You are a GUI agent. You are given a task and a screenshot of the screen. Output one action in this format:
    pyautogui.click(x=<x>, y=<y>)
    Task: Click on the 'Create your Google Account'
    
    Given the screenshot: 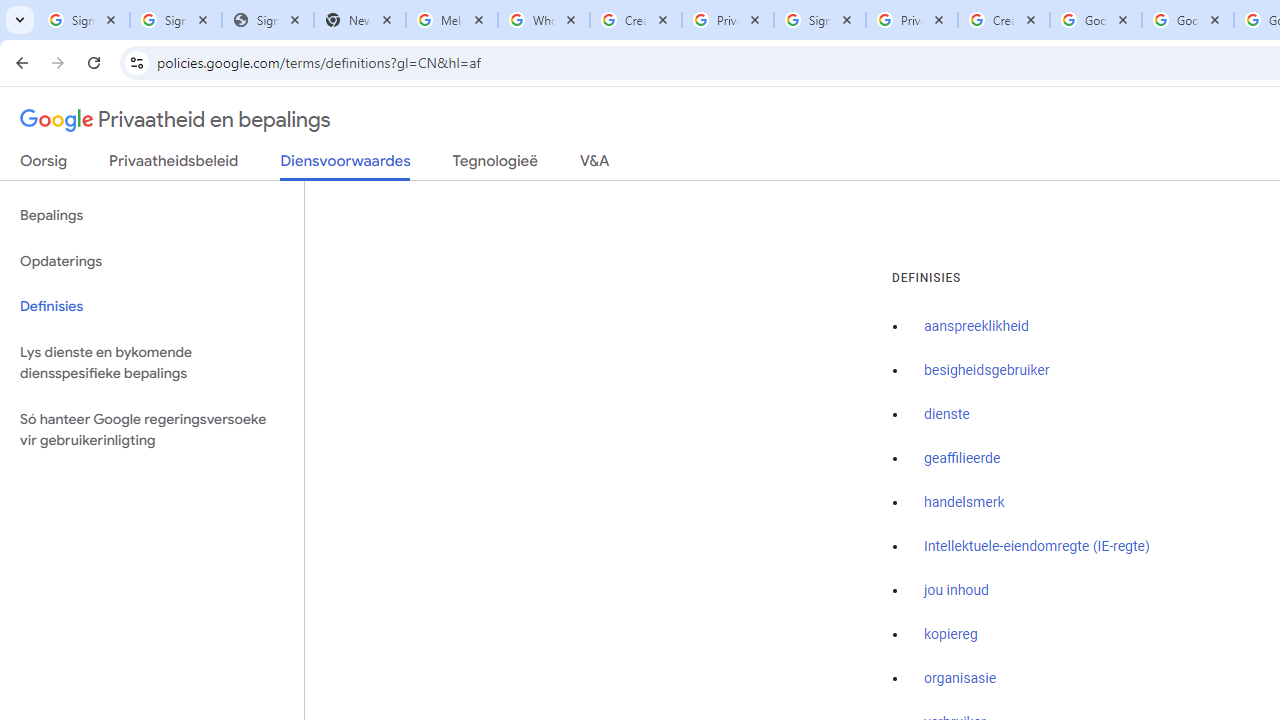 What is the action you would take?
    pyautogui.click(x=1003, y=20)
    